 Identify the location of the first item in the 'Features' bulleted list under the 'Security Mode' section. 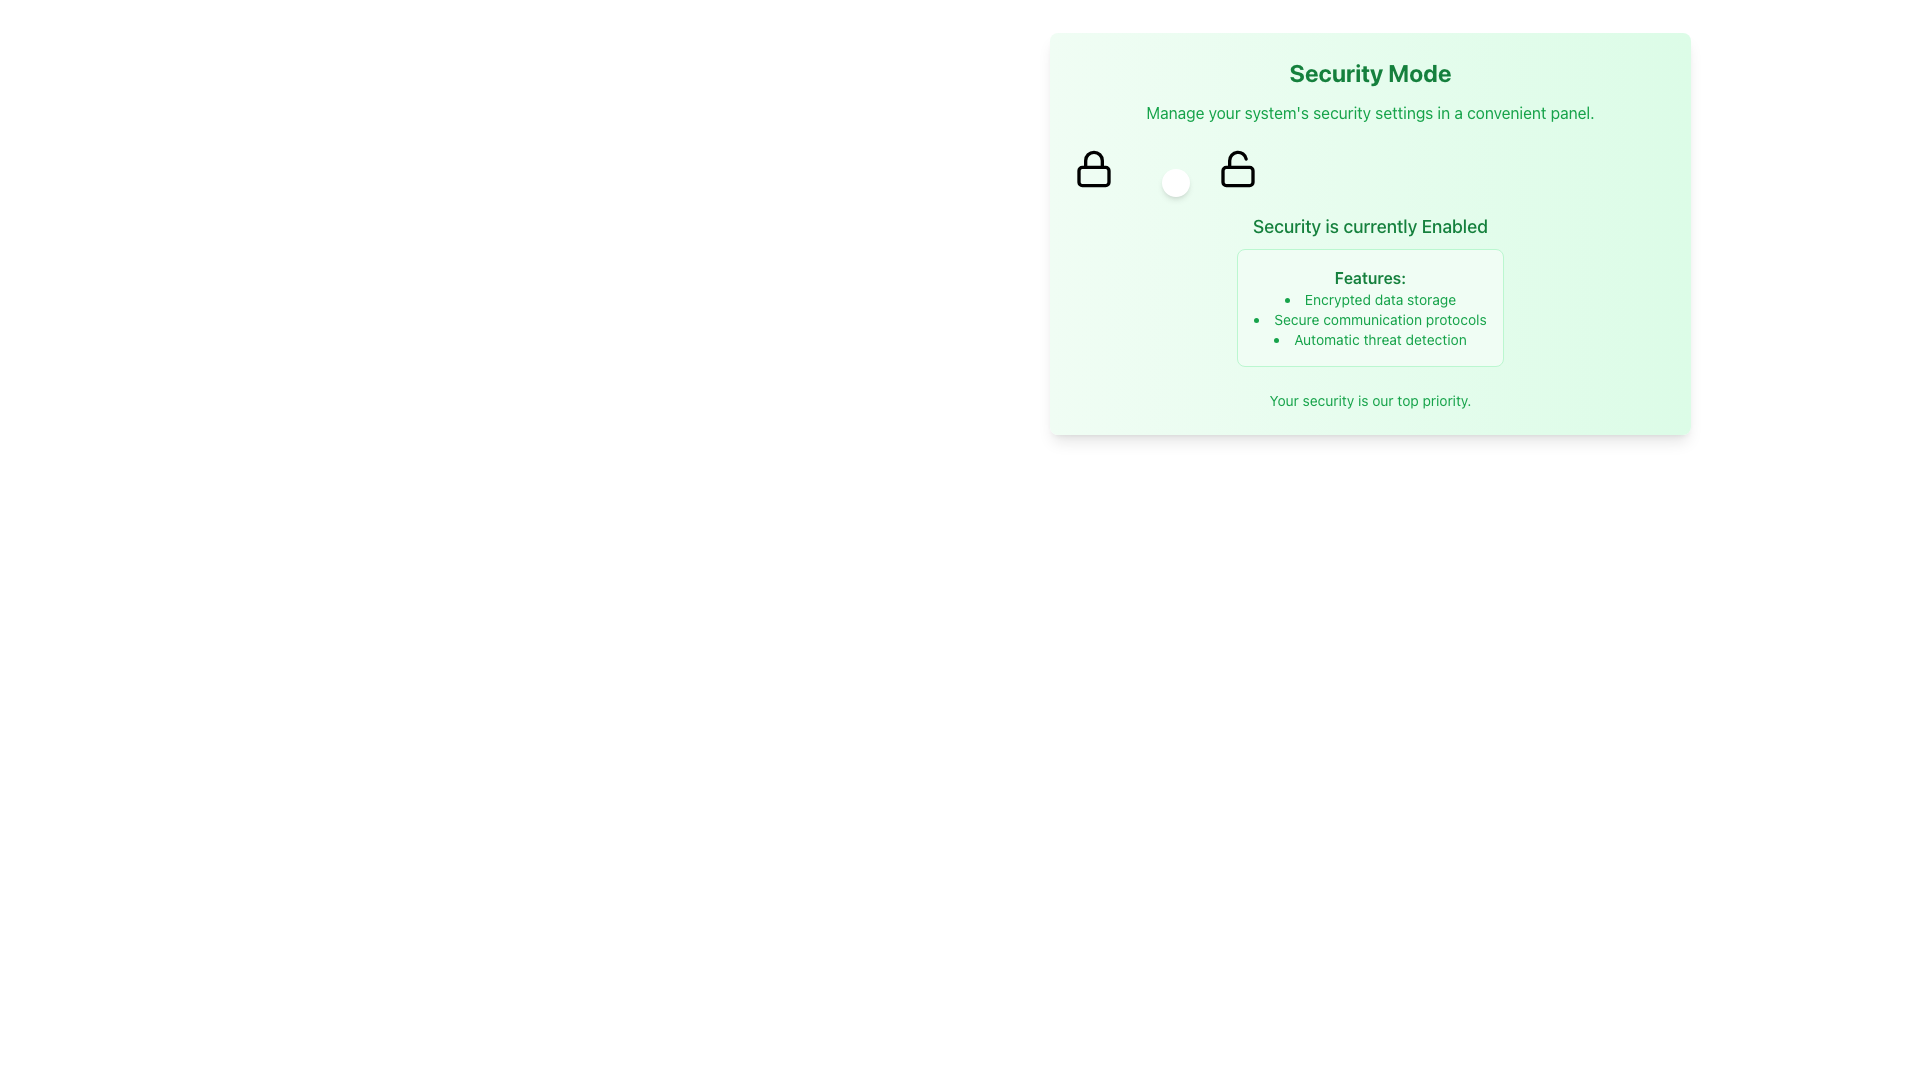
(1369, 300).